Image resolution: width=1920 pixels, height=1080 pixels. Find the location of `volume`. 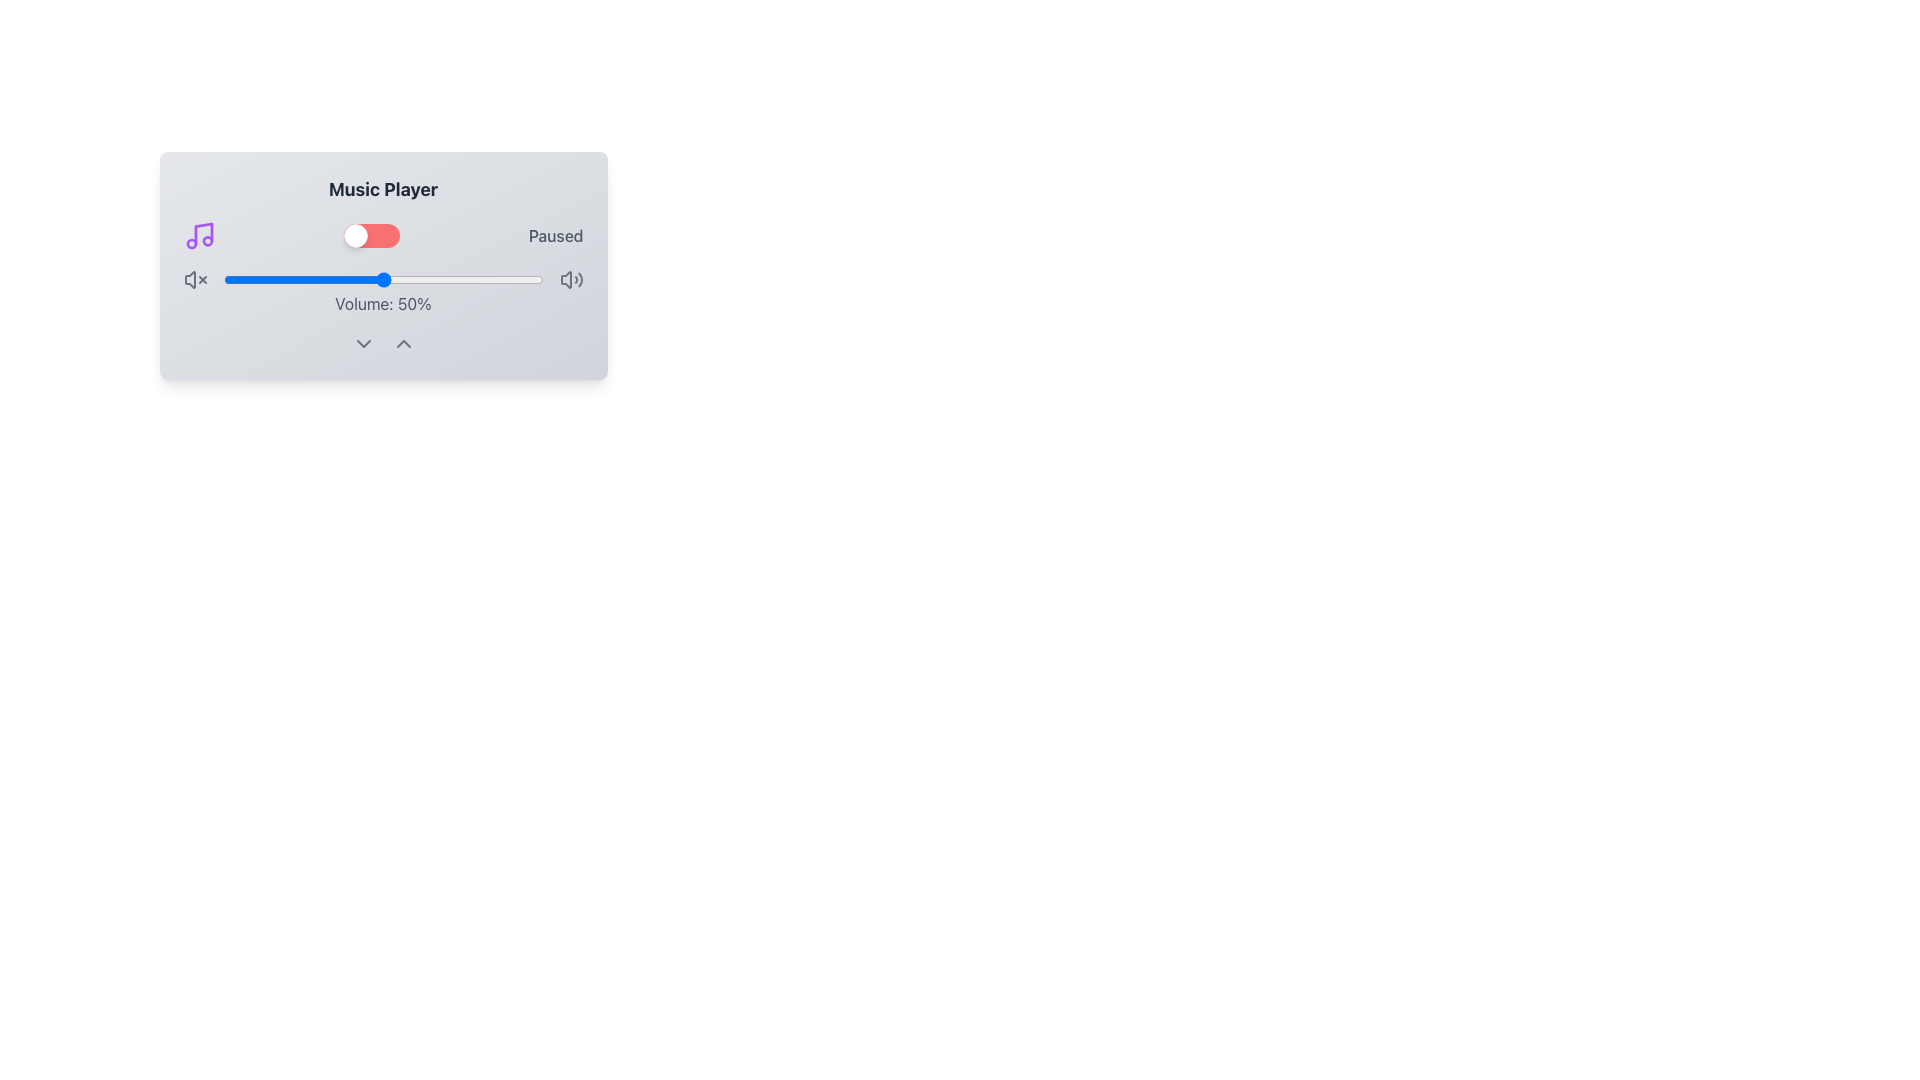

volume is located at coordinates (501, 280).